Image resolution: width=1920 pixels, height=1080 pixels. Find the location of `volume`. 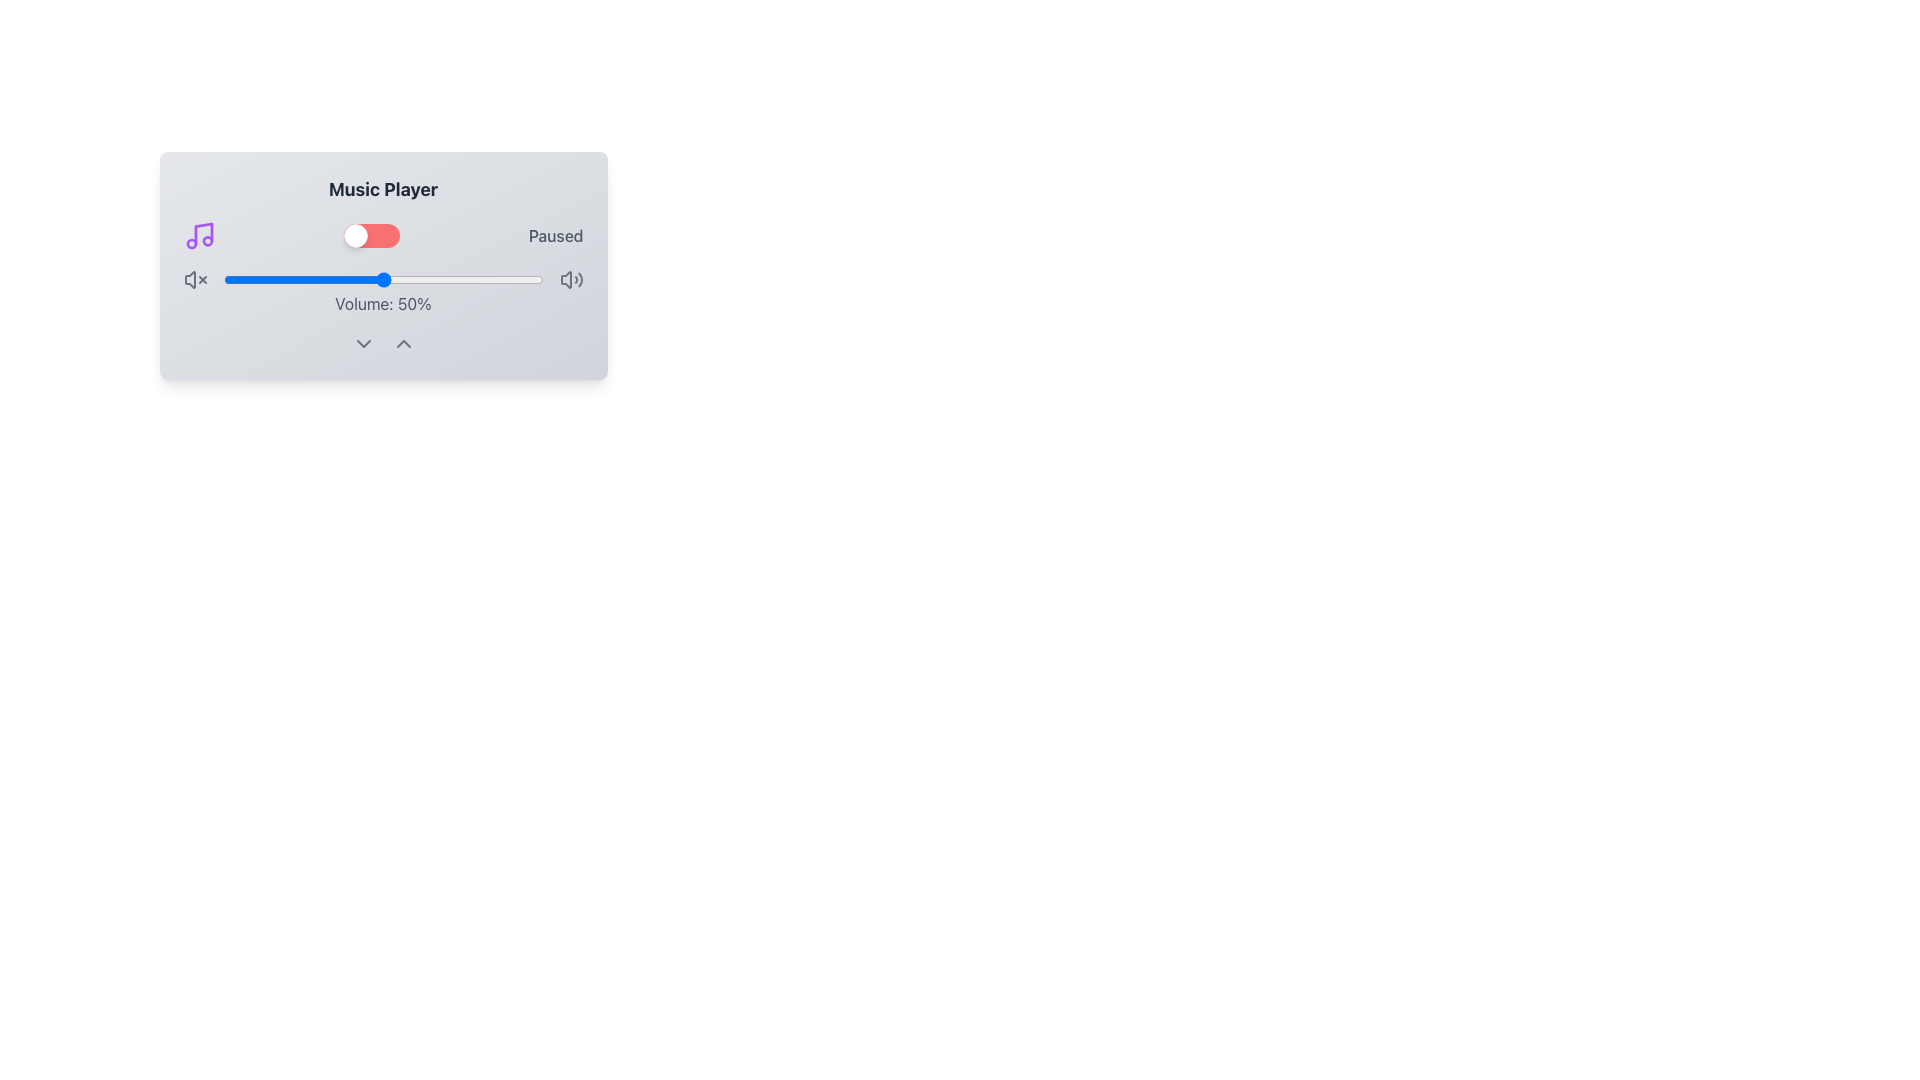

volume is located at coordinates (501, 280).